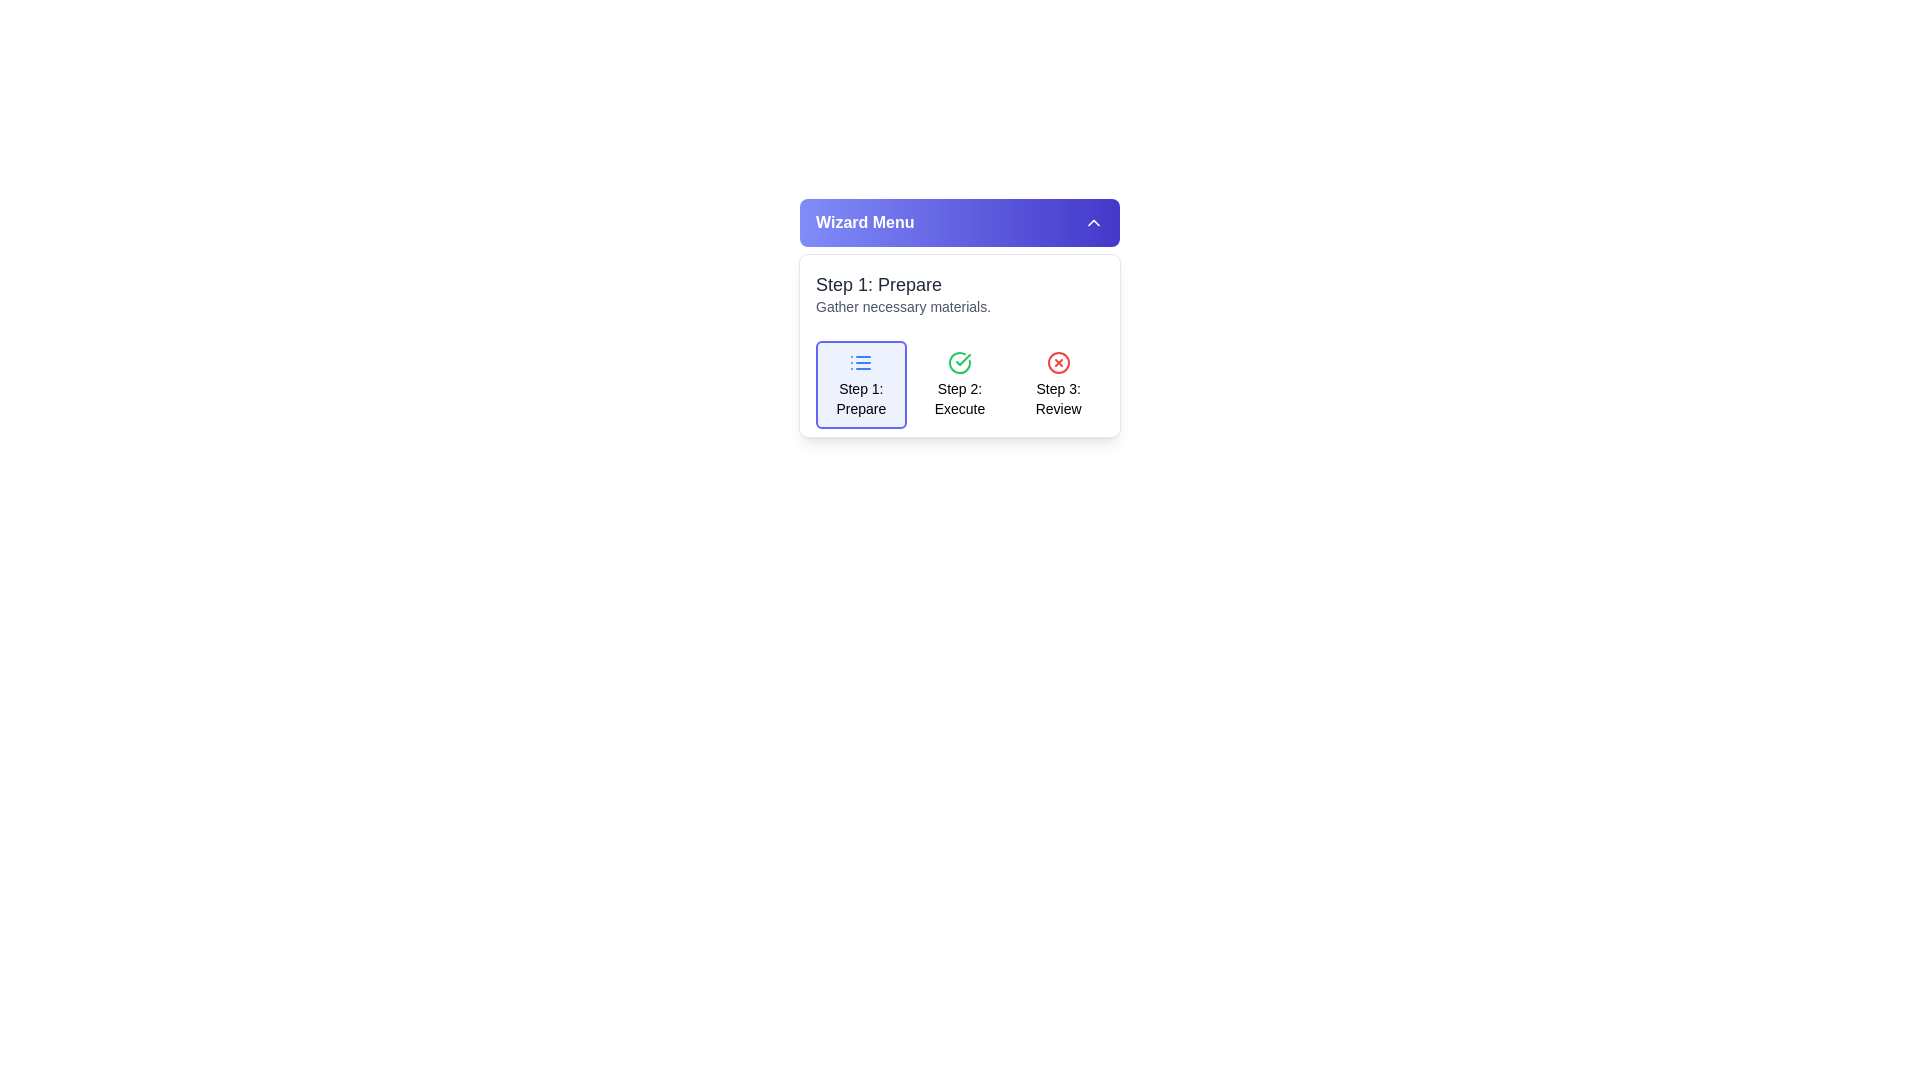 The height and width of the screenshot is (1080, 1920). Describe the element at coordinates (960, 223) in the screenshot. I see `the collapsible header button located at the top center of the wizard-style menu interface` at that location.